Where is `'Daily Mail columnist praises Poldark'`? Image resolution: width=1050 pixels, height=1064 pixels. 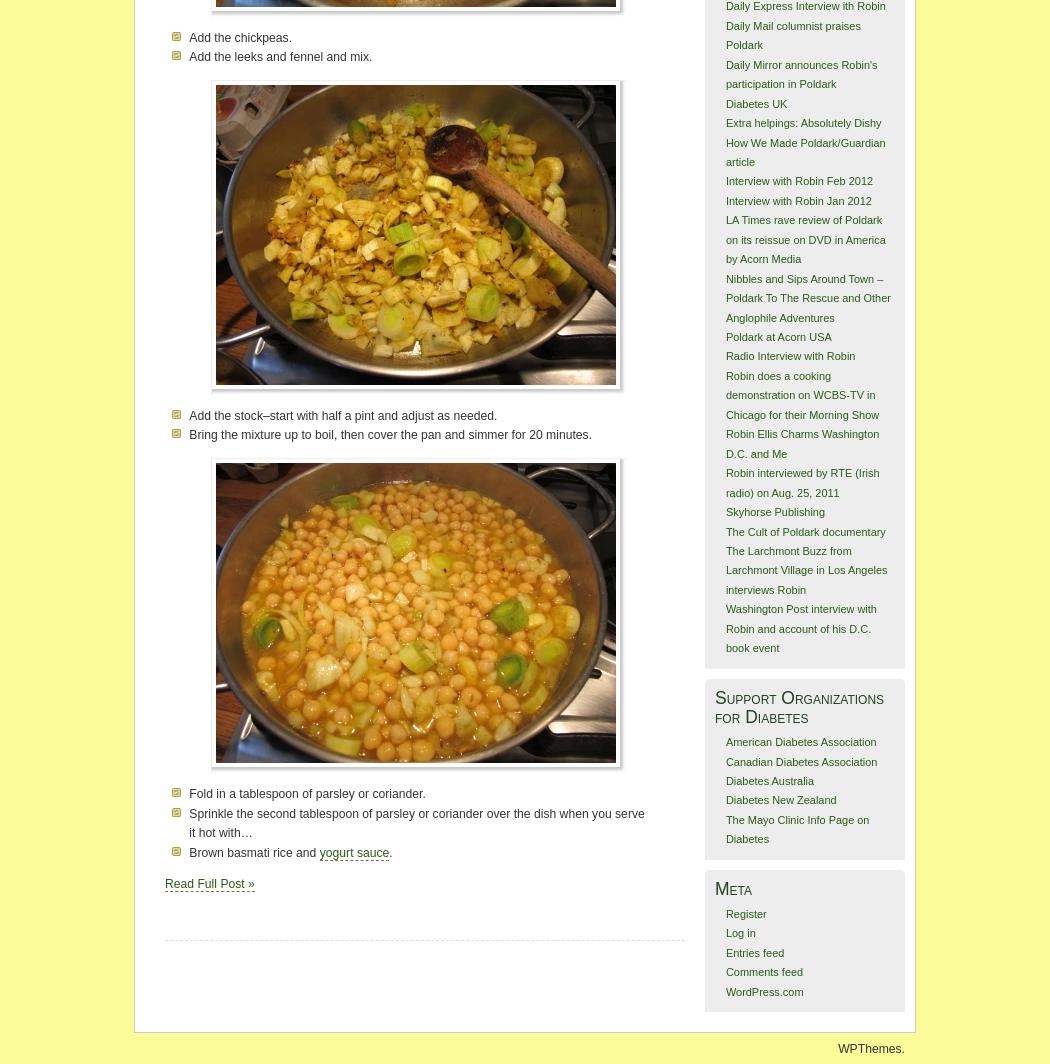 'Daily Mail columnist praises Poldark' is located at coordinates (791, 35).